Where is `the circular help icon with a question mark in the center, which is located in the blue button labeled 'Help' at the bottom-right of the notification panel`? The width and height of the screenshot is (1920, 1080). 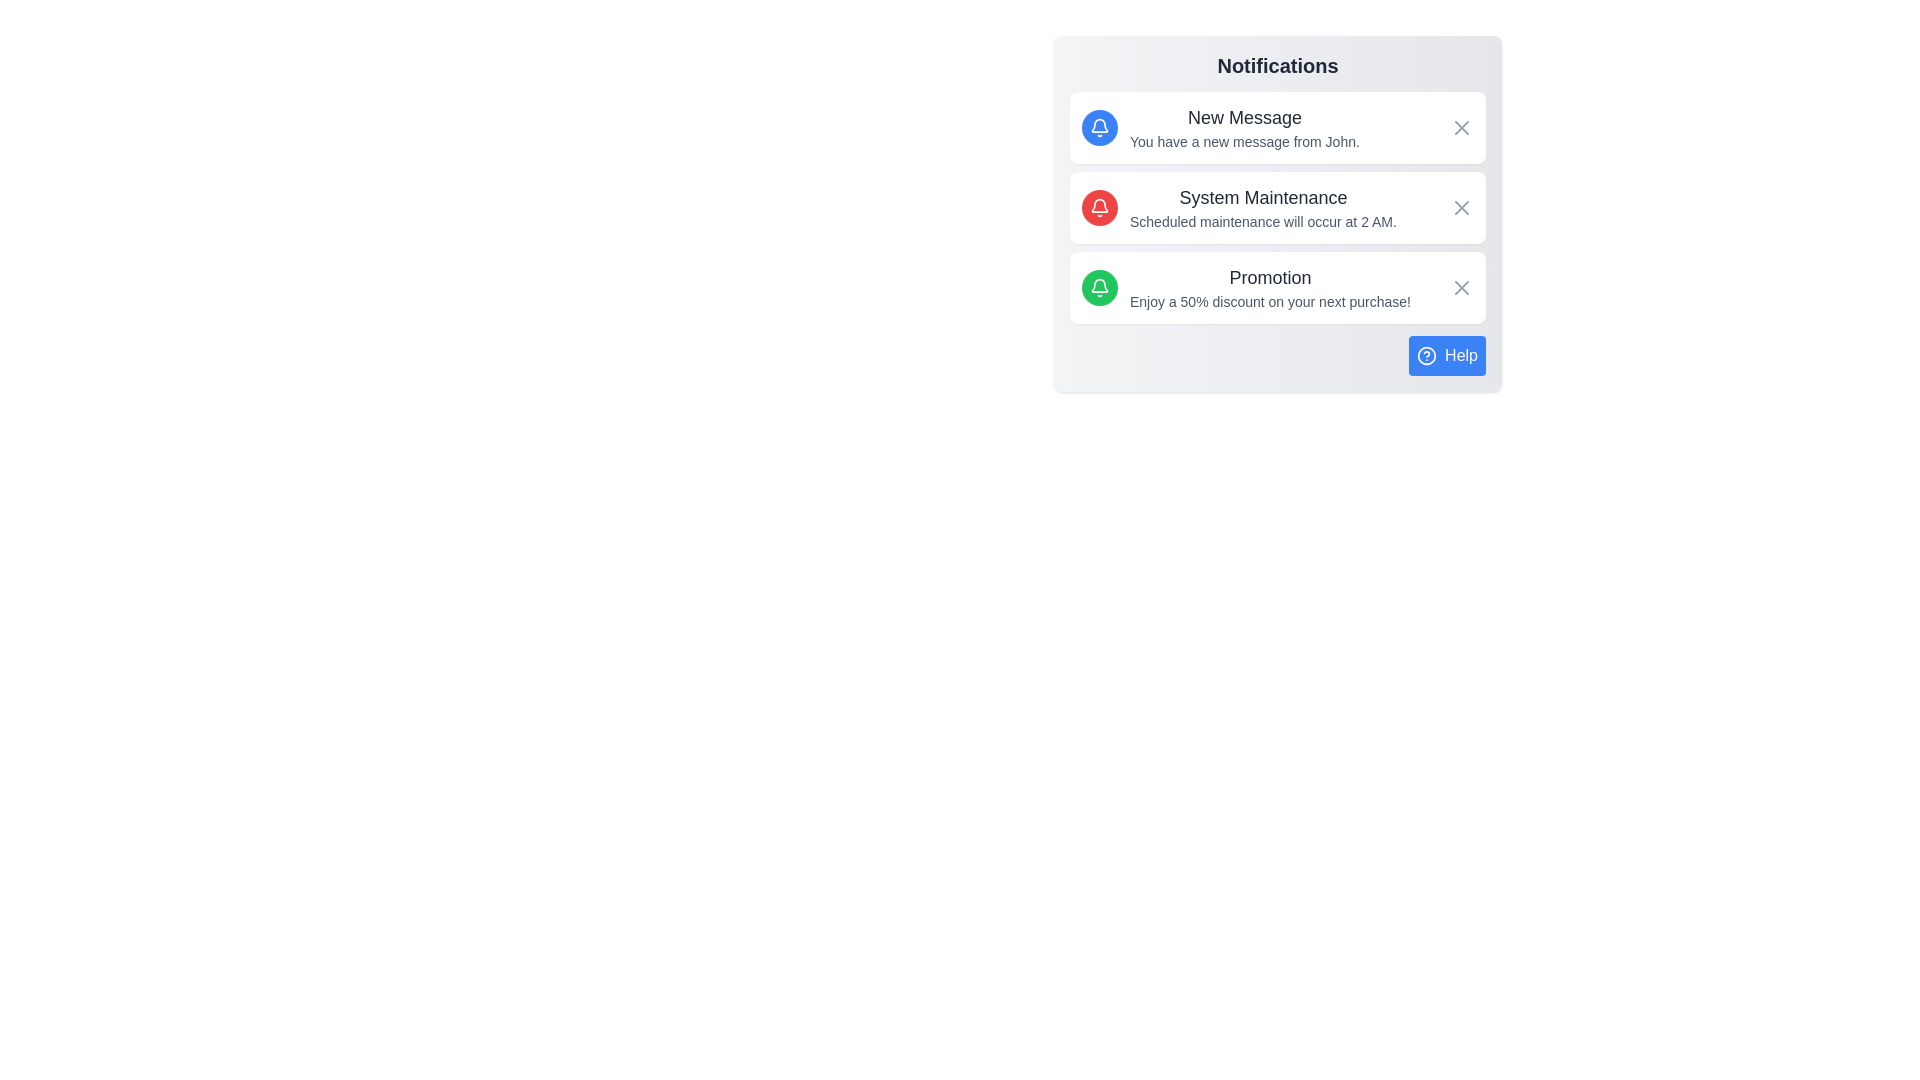 the circular help icon with a question mark in the center, which is located in the blue button labeled 'Help' at the bottom-right of the notification panel is located at coordinates (1426, 354).